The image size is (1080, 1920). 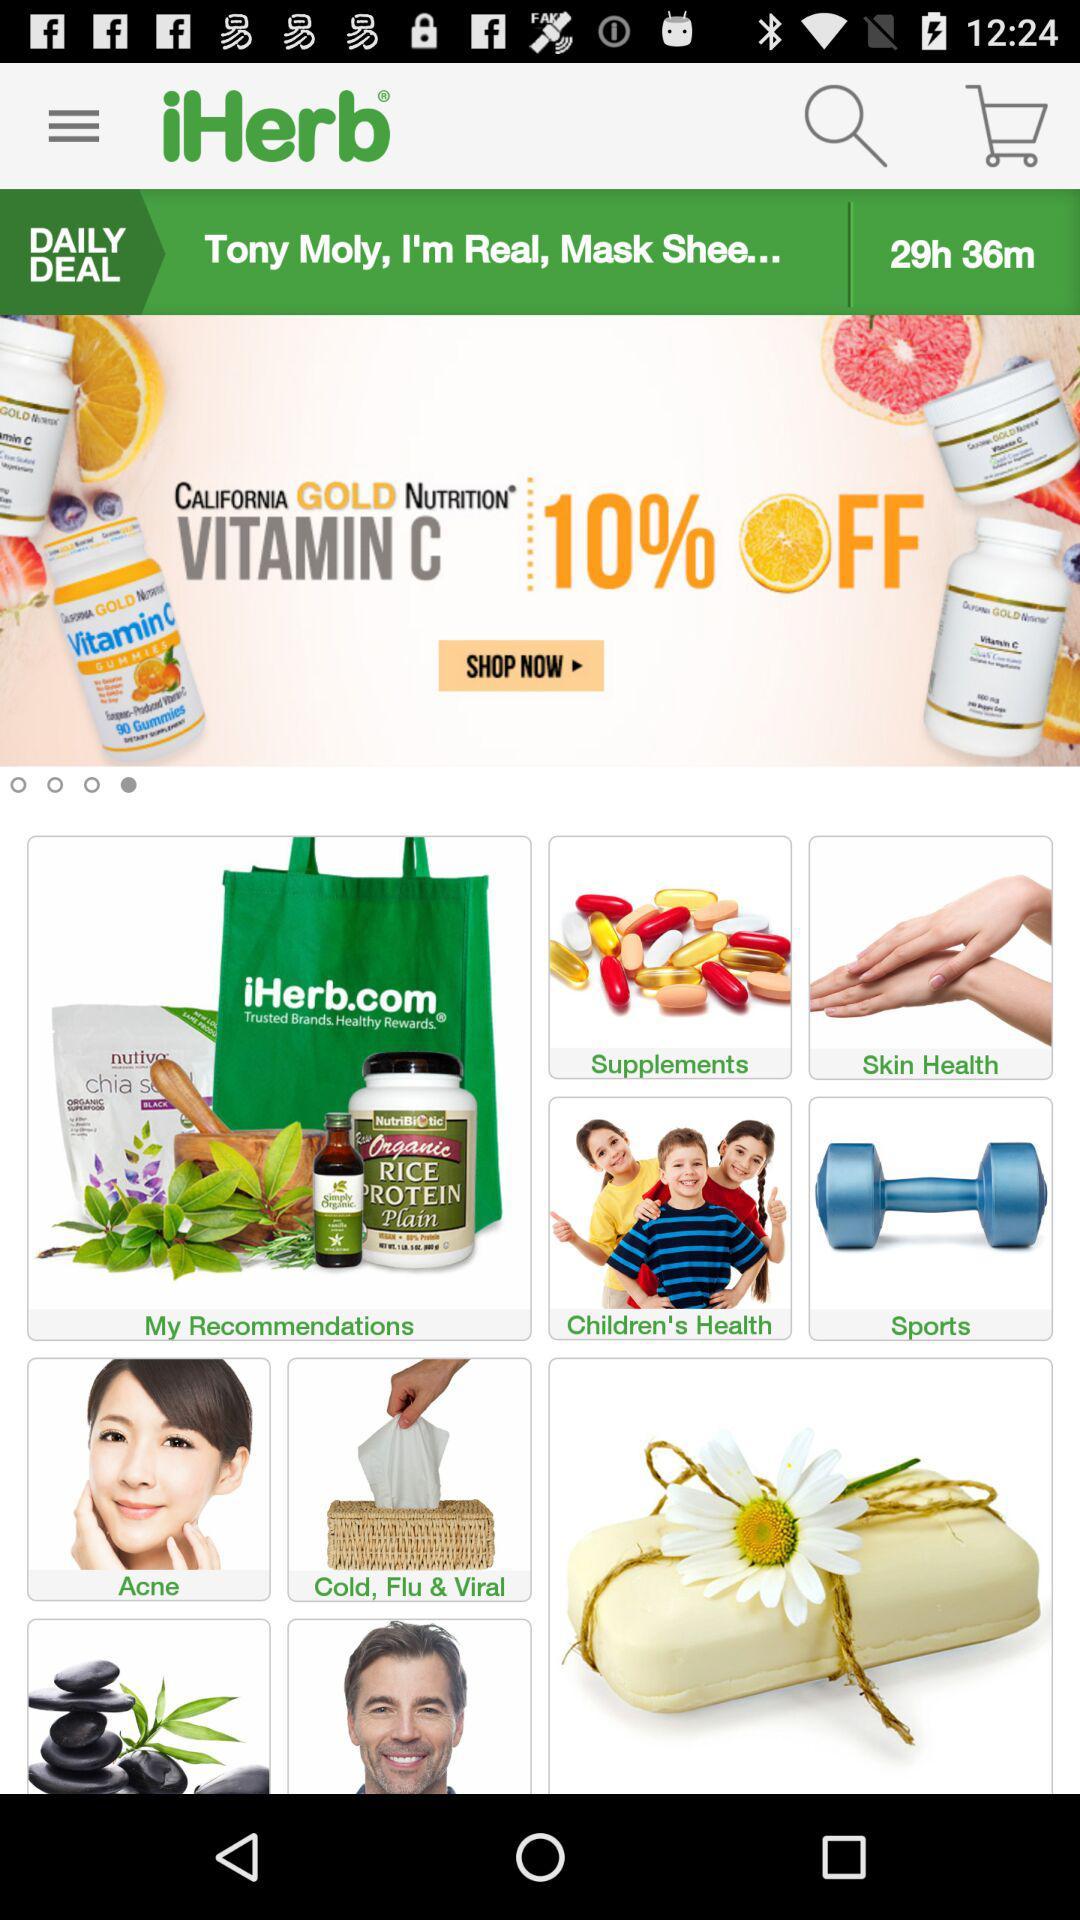 I want to click on click advertisement to shop, so click(x=540, y=568).